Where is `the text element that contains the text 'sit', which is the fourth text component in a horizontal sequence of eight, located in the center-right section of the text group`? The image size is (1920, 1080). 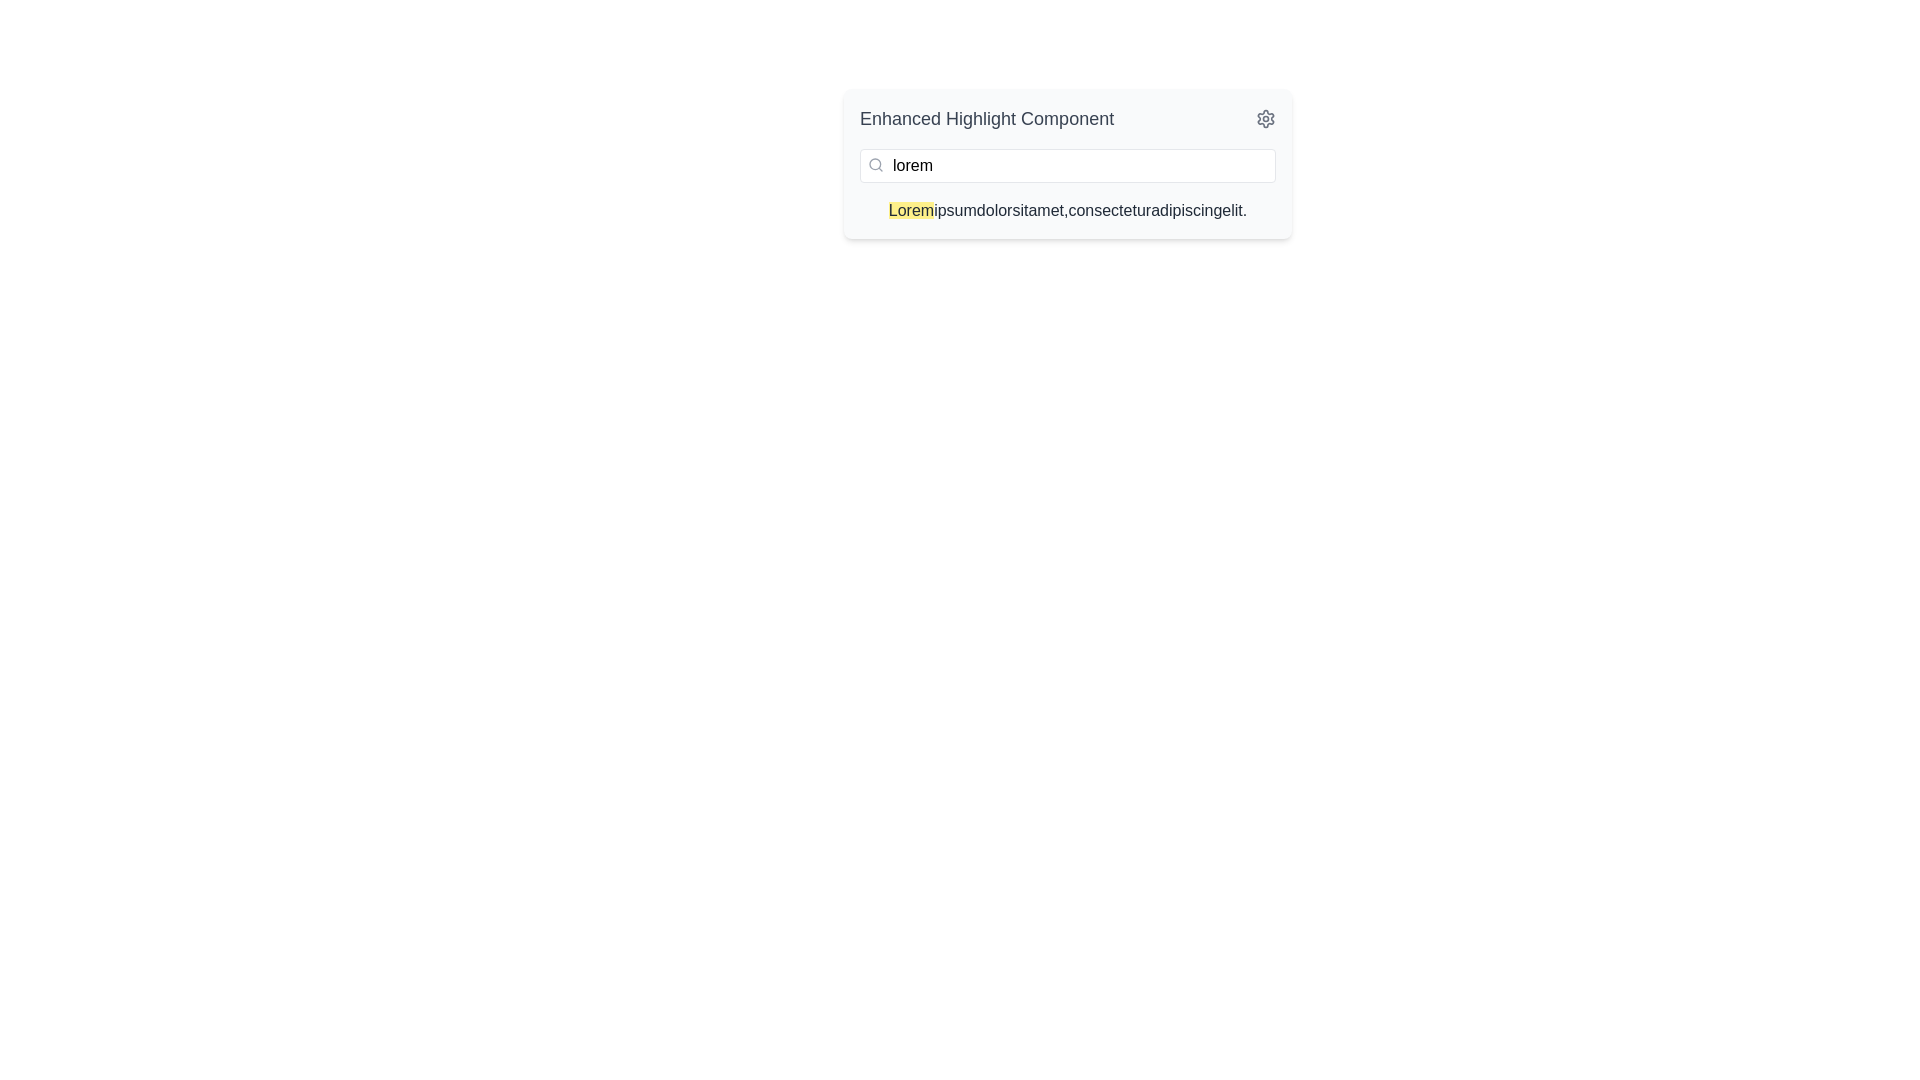
the text element that contains the text 'sit', which is the fourth text component in a horizontal sequence of eight, located in the center-right section of the text group is located at coordinates (1020, 210).